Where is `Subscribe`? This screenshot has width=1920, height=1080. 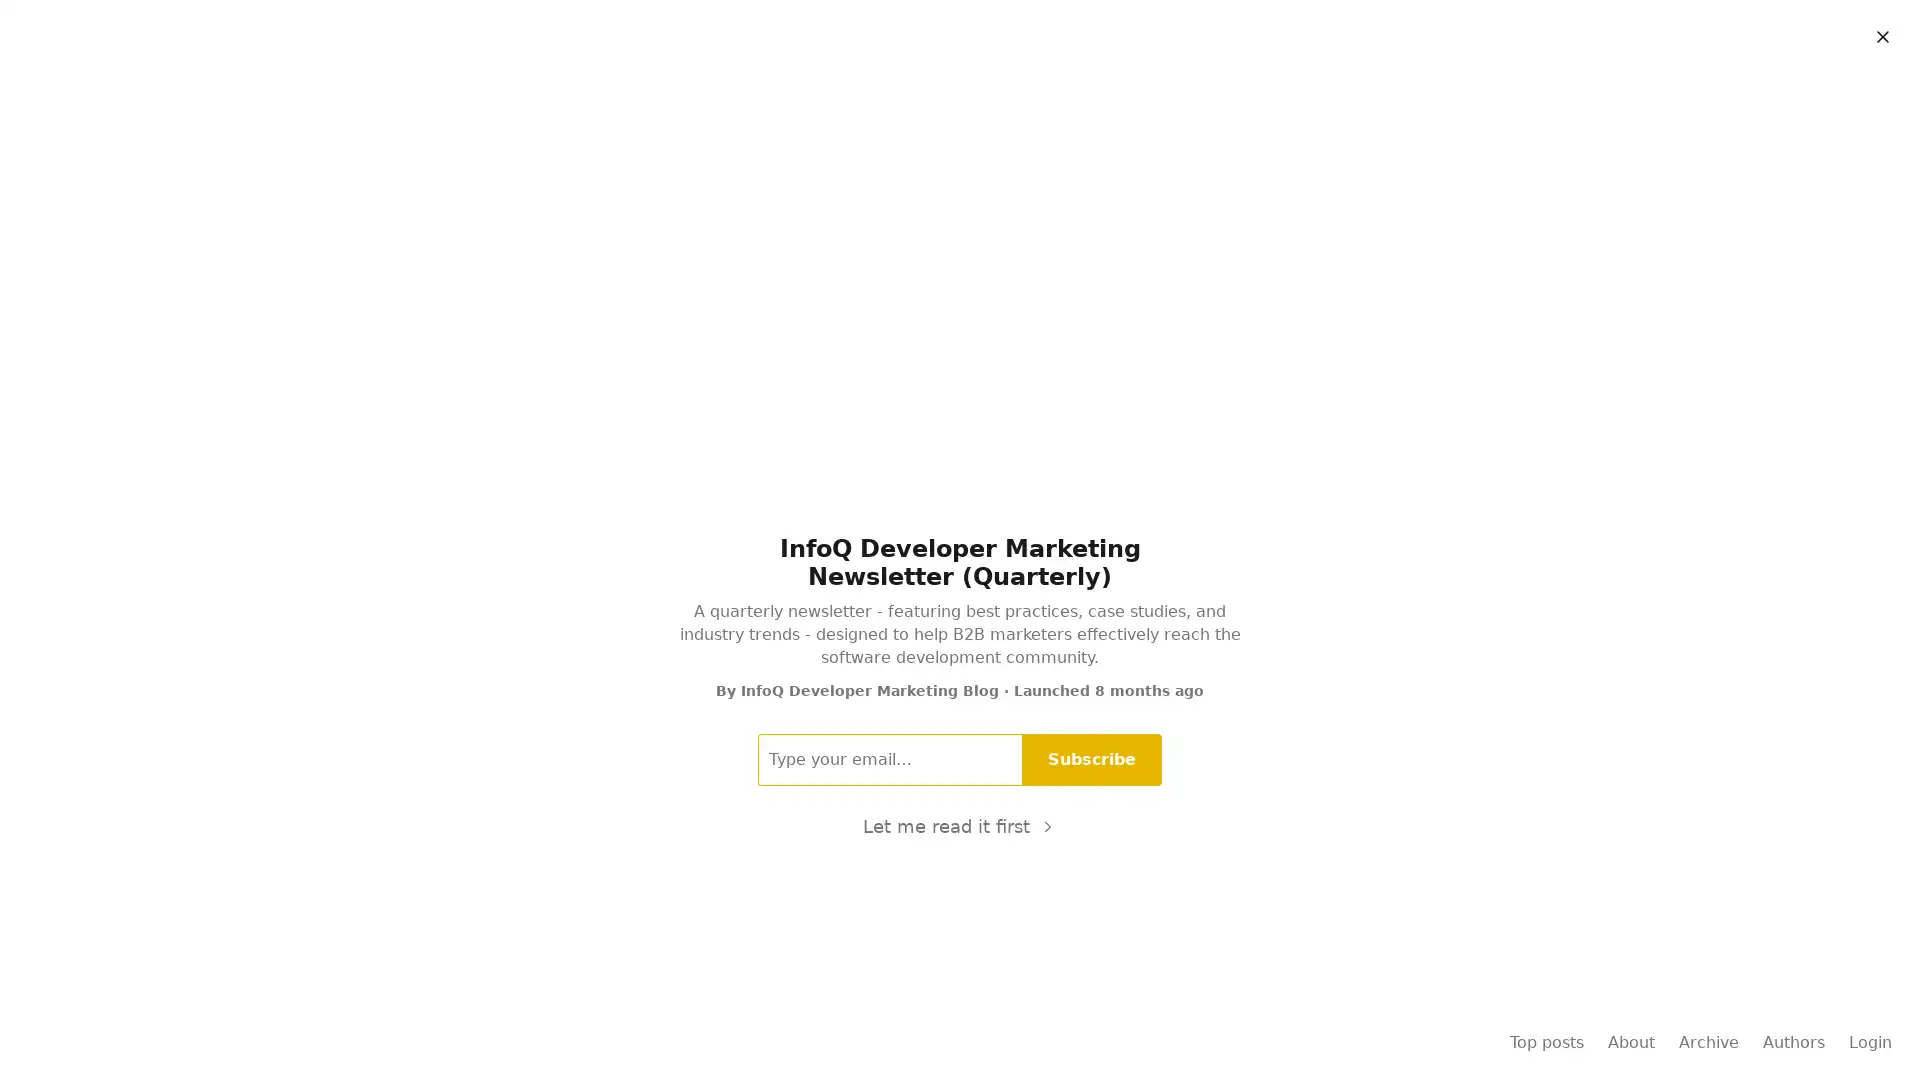 Subscribe is located at coordinates (1091, 759).